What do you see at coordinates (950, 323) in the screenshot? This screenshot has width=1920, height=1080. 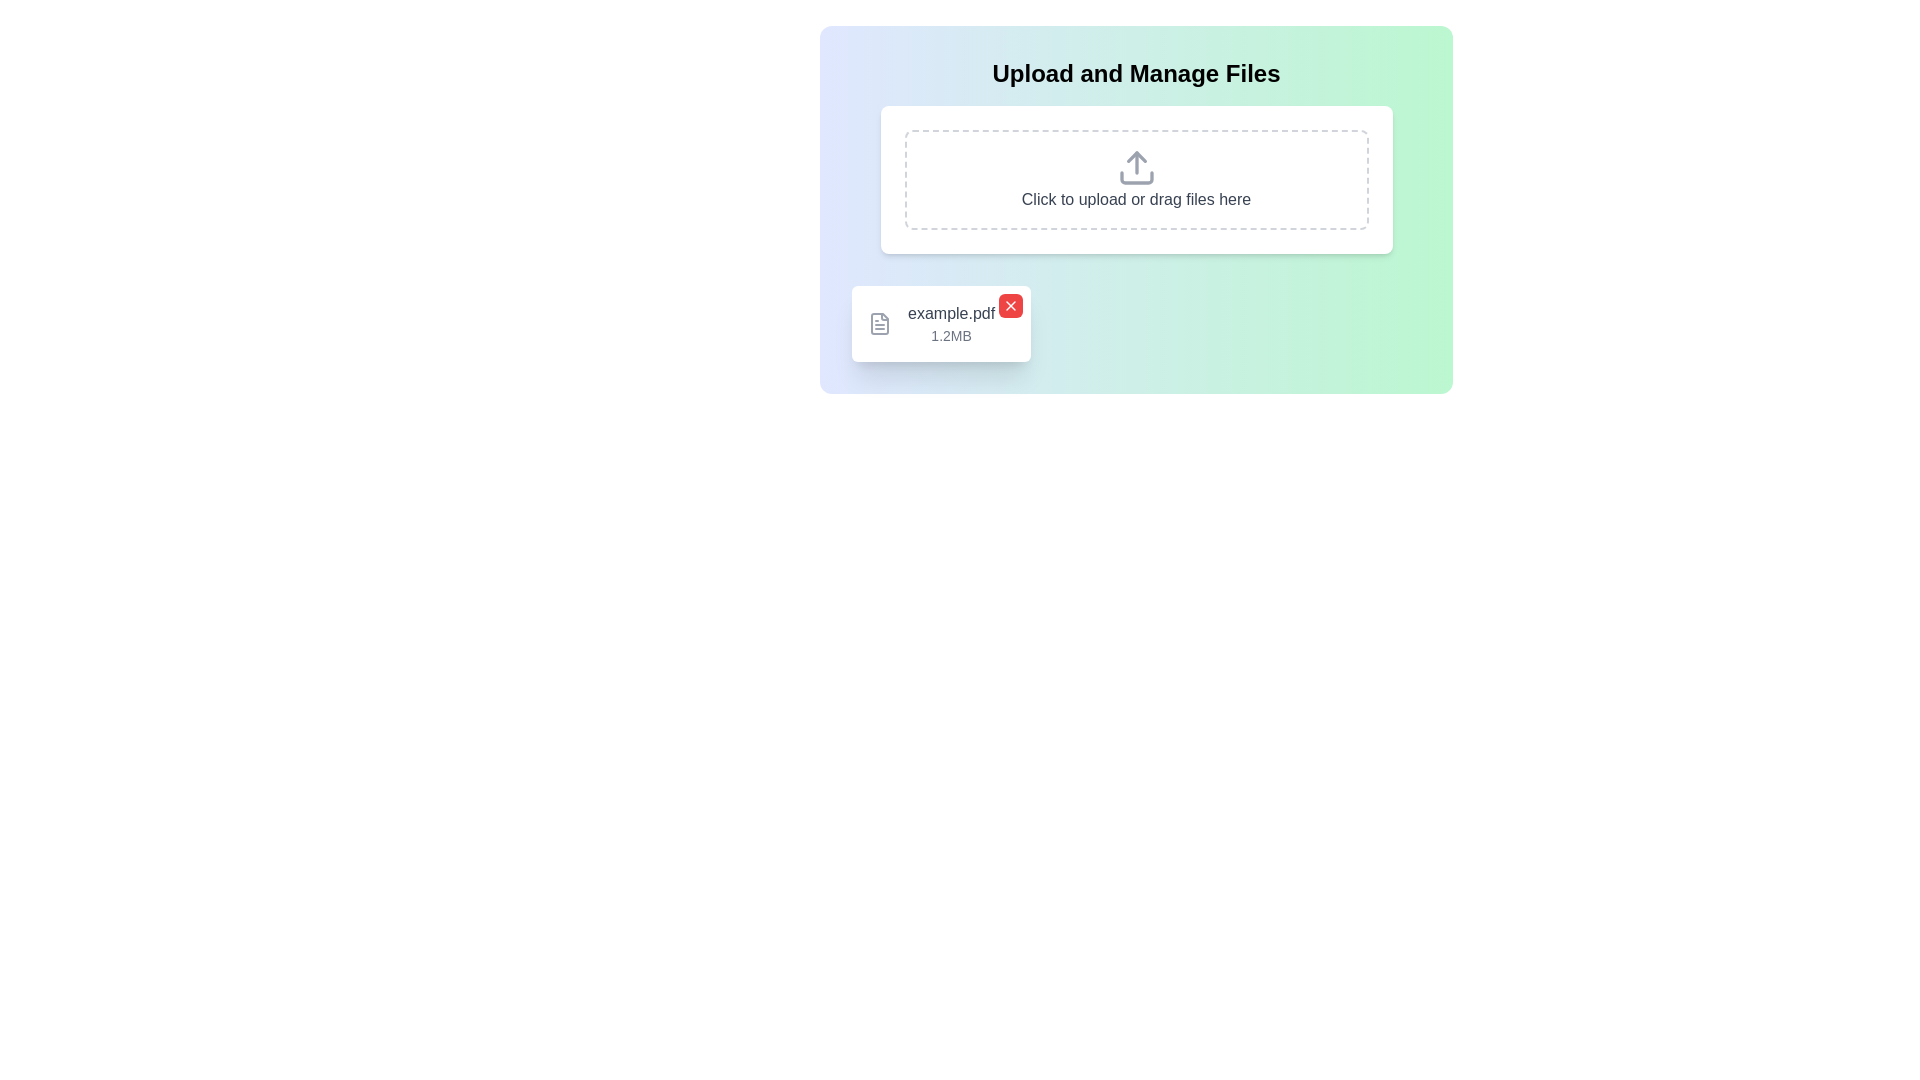 I see `the static text display element showing 'example.pdf' and '1.2MB' in the file upload section, located under the 'Upload and Manage Files' header` at bounding box center [950, 323].